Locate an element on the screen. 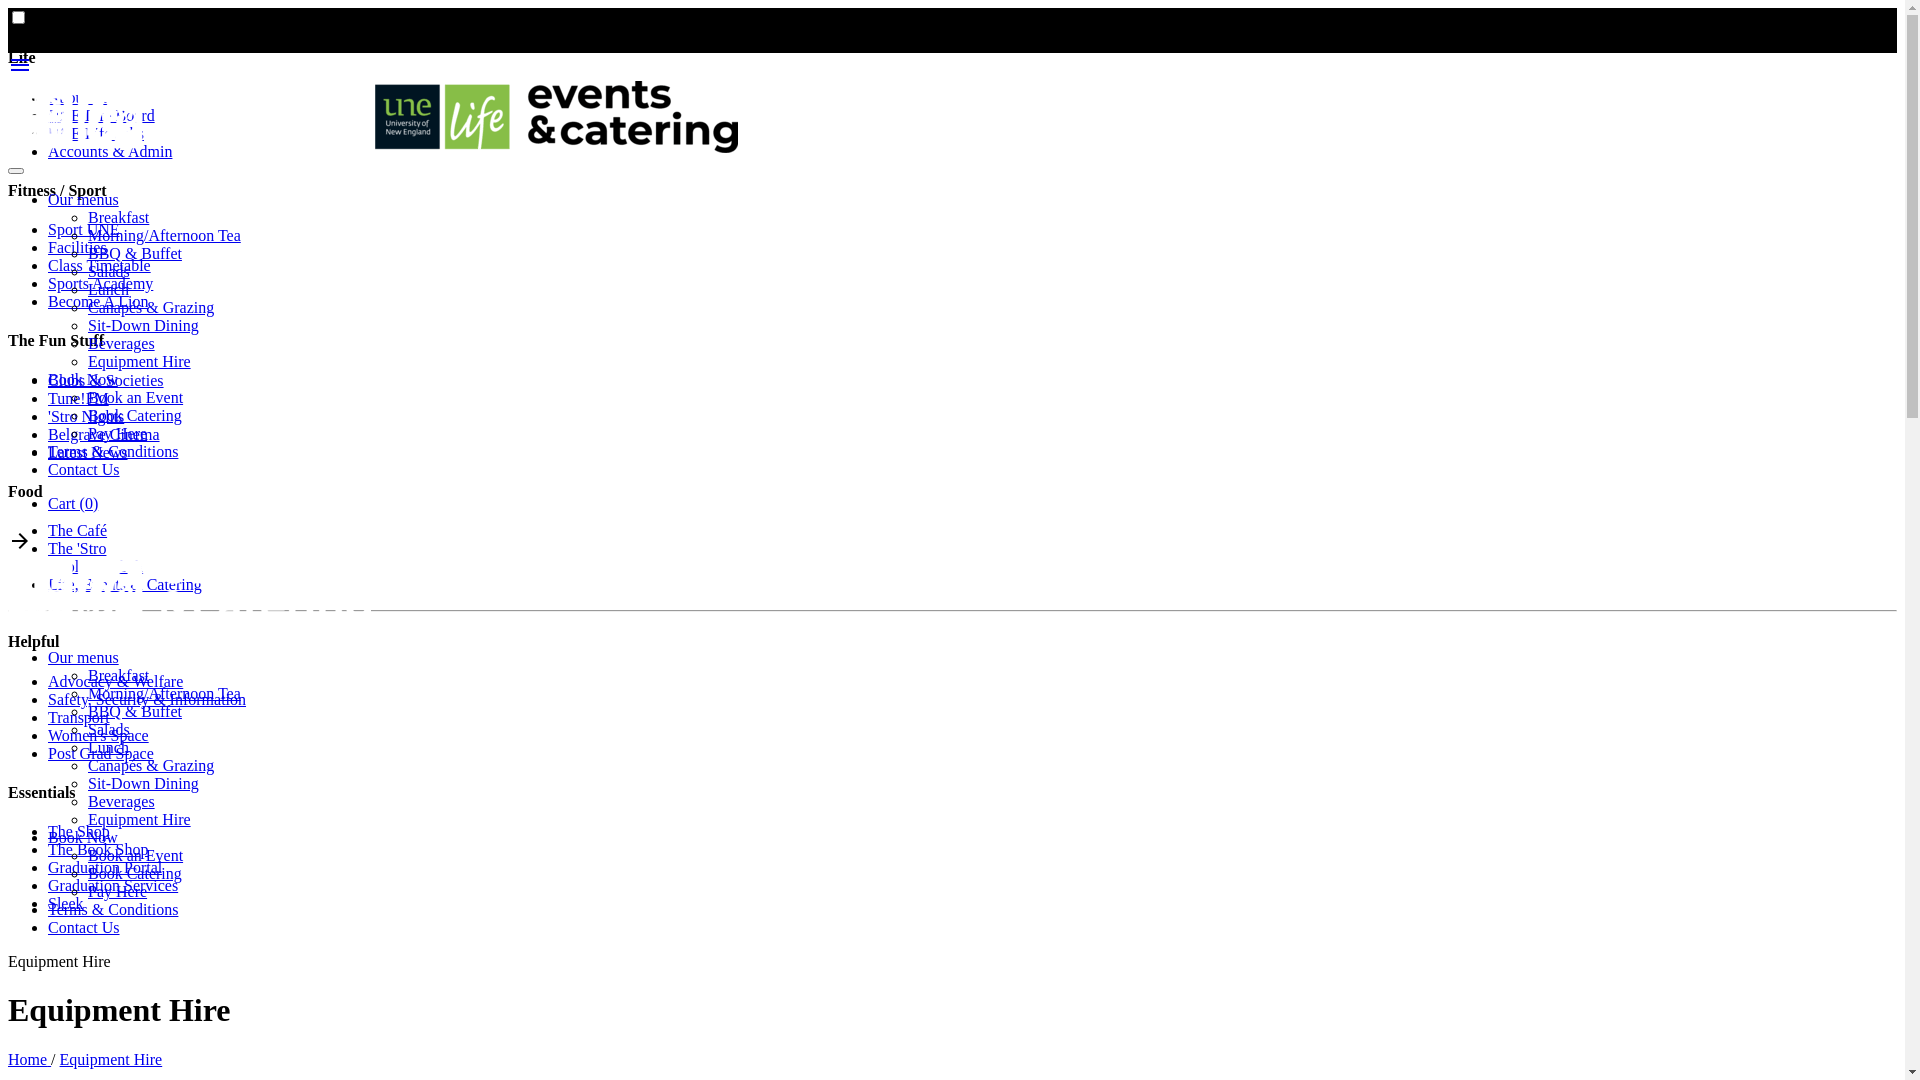  'Morning/Afternoon Tea' is located at coordinates (164, 692).